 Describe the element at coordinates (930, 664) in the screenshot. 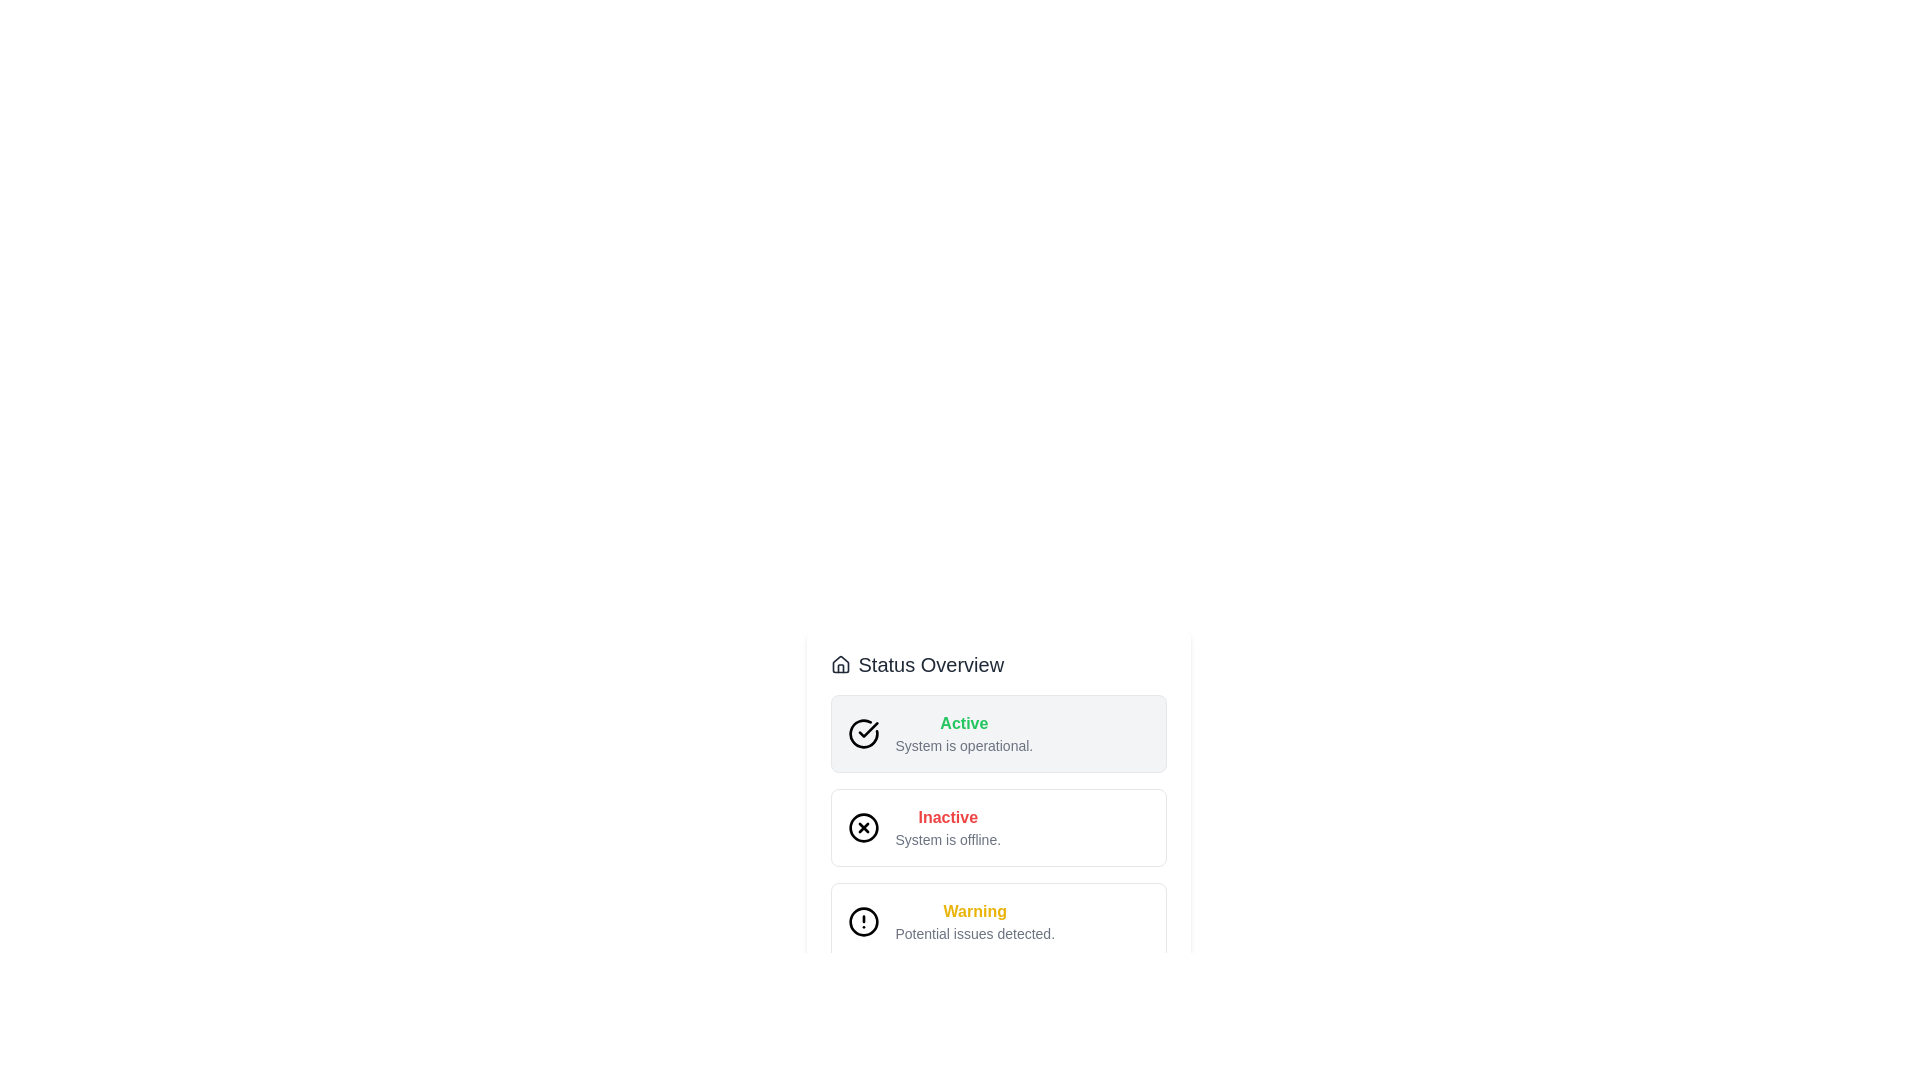

I see `the text label element that serves as a header or title summarizing the information below, positioned to the right of a house-shaped icon within a group of status items` at that location.